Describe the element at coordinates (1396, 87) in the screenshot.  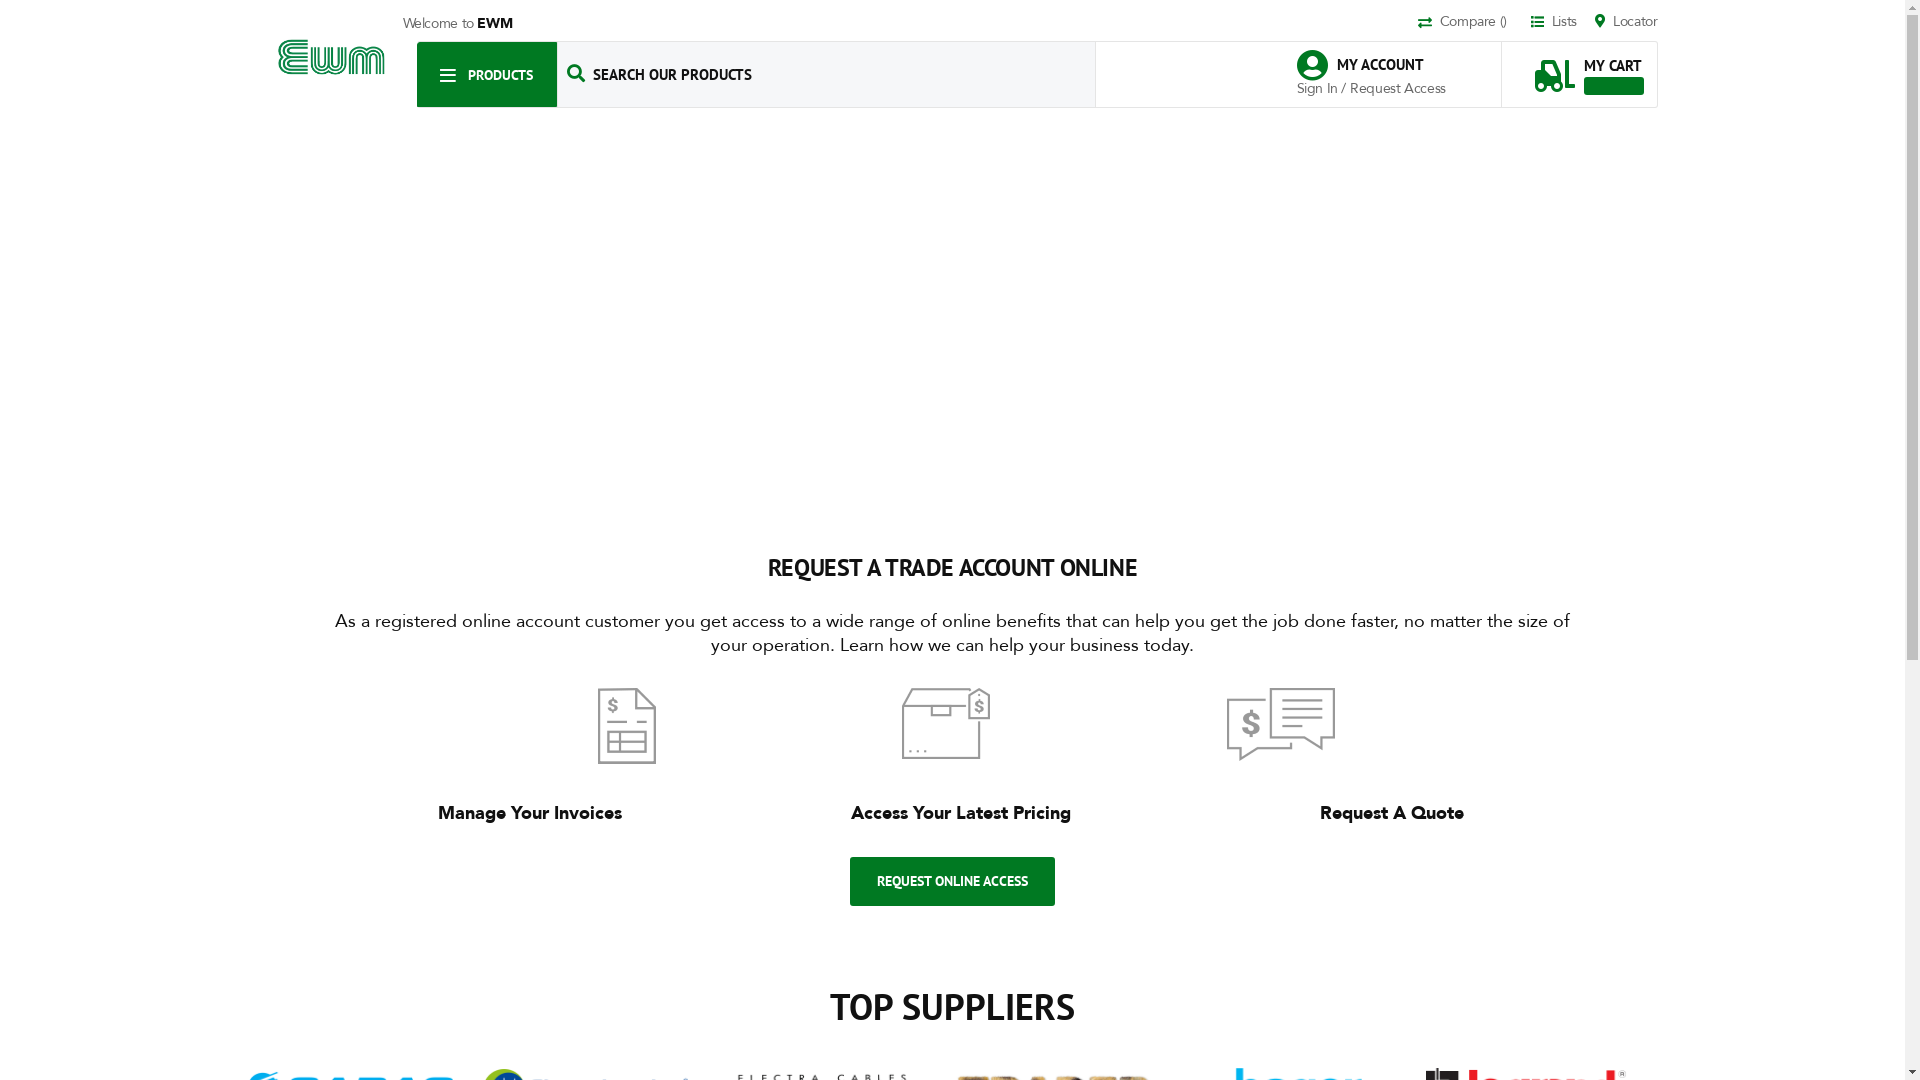
I see `'Request Access'` at that location.